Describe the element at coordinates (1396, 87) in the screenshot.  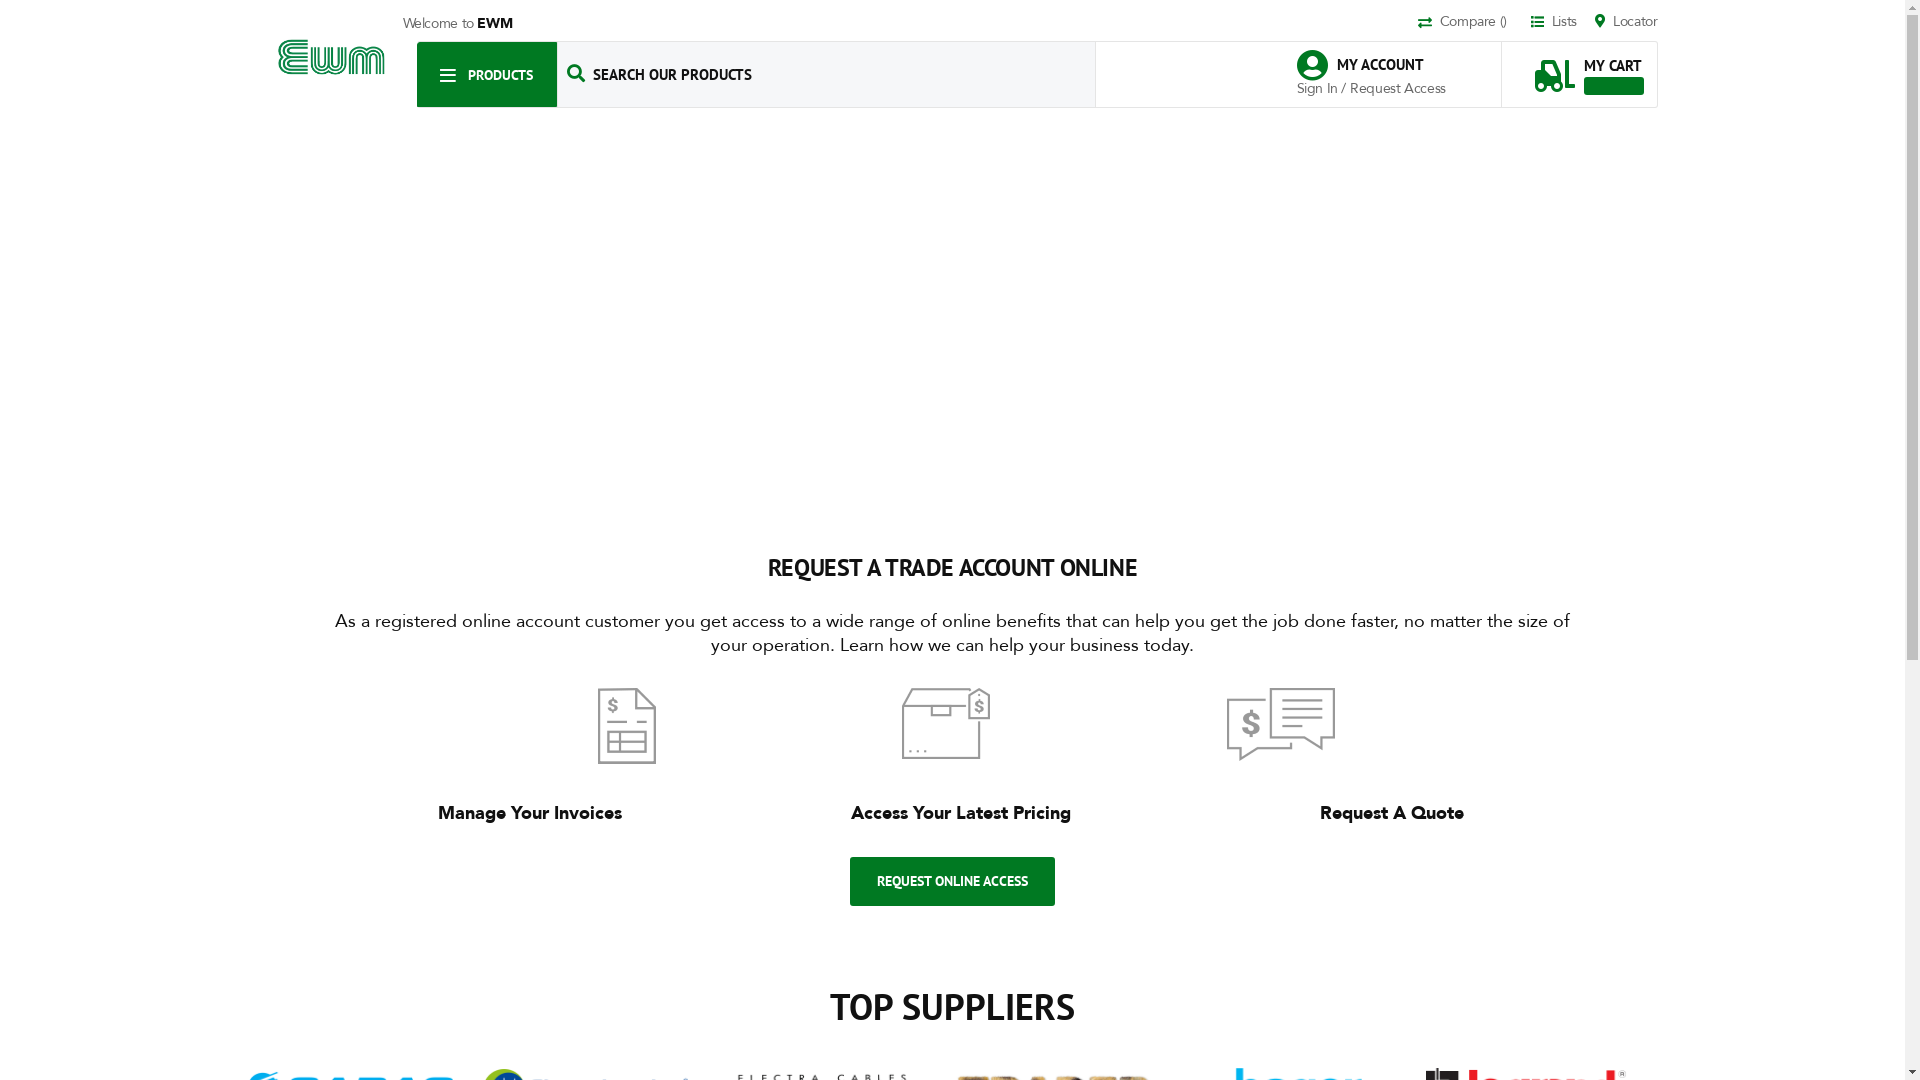
I see `'Request Access'` at that location.